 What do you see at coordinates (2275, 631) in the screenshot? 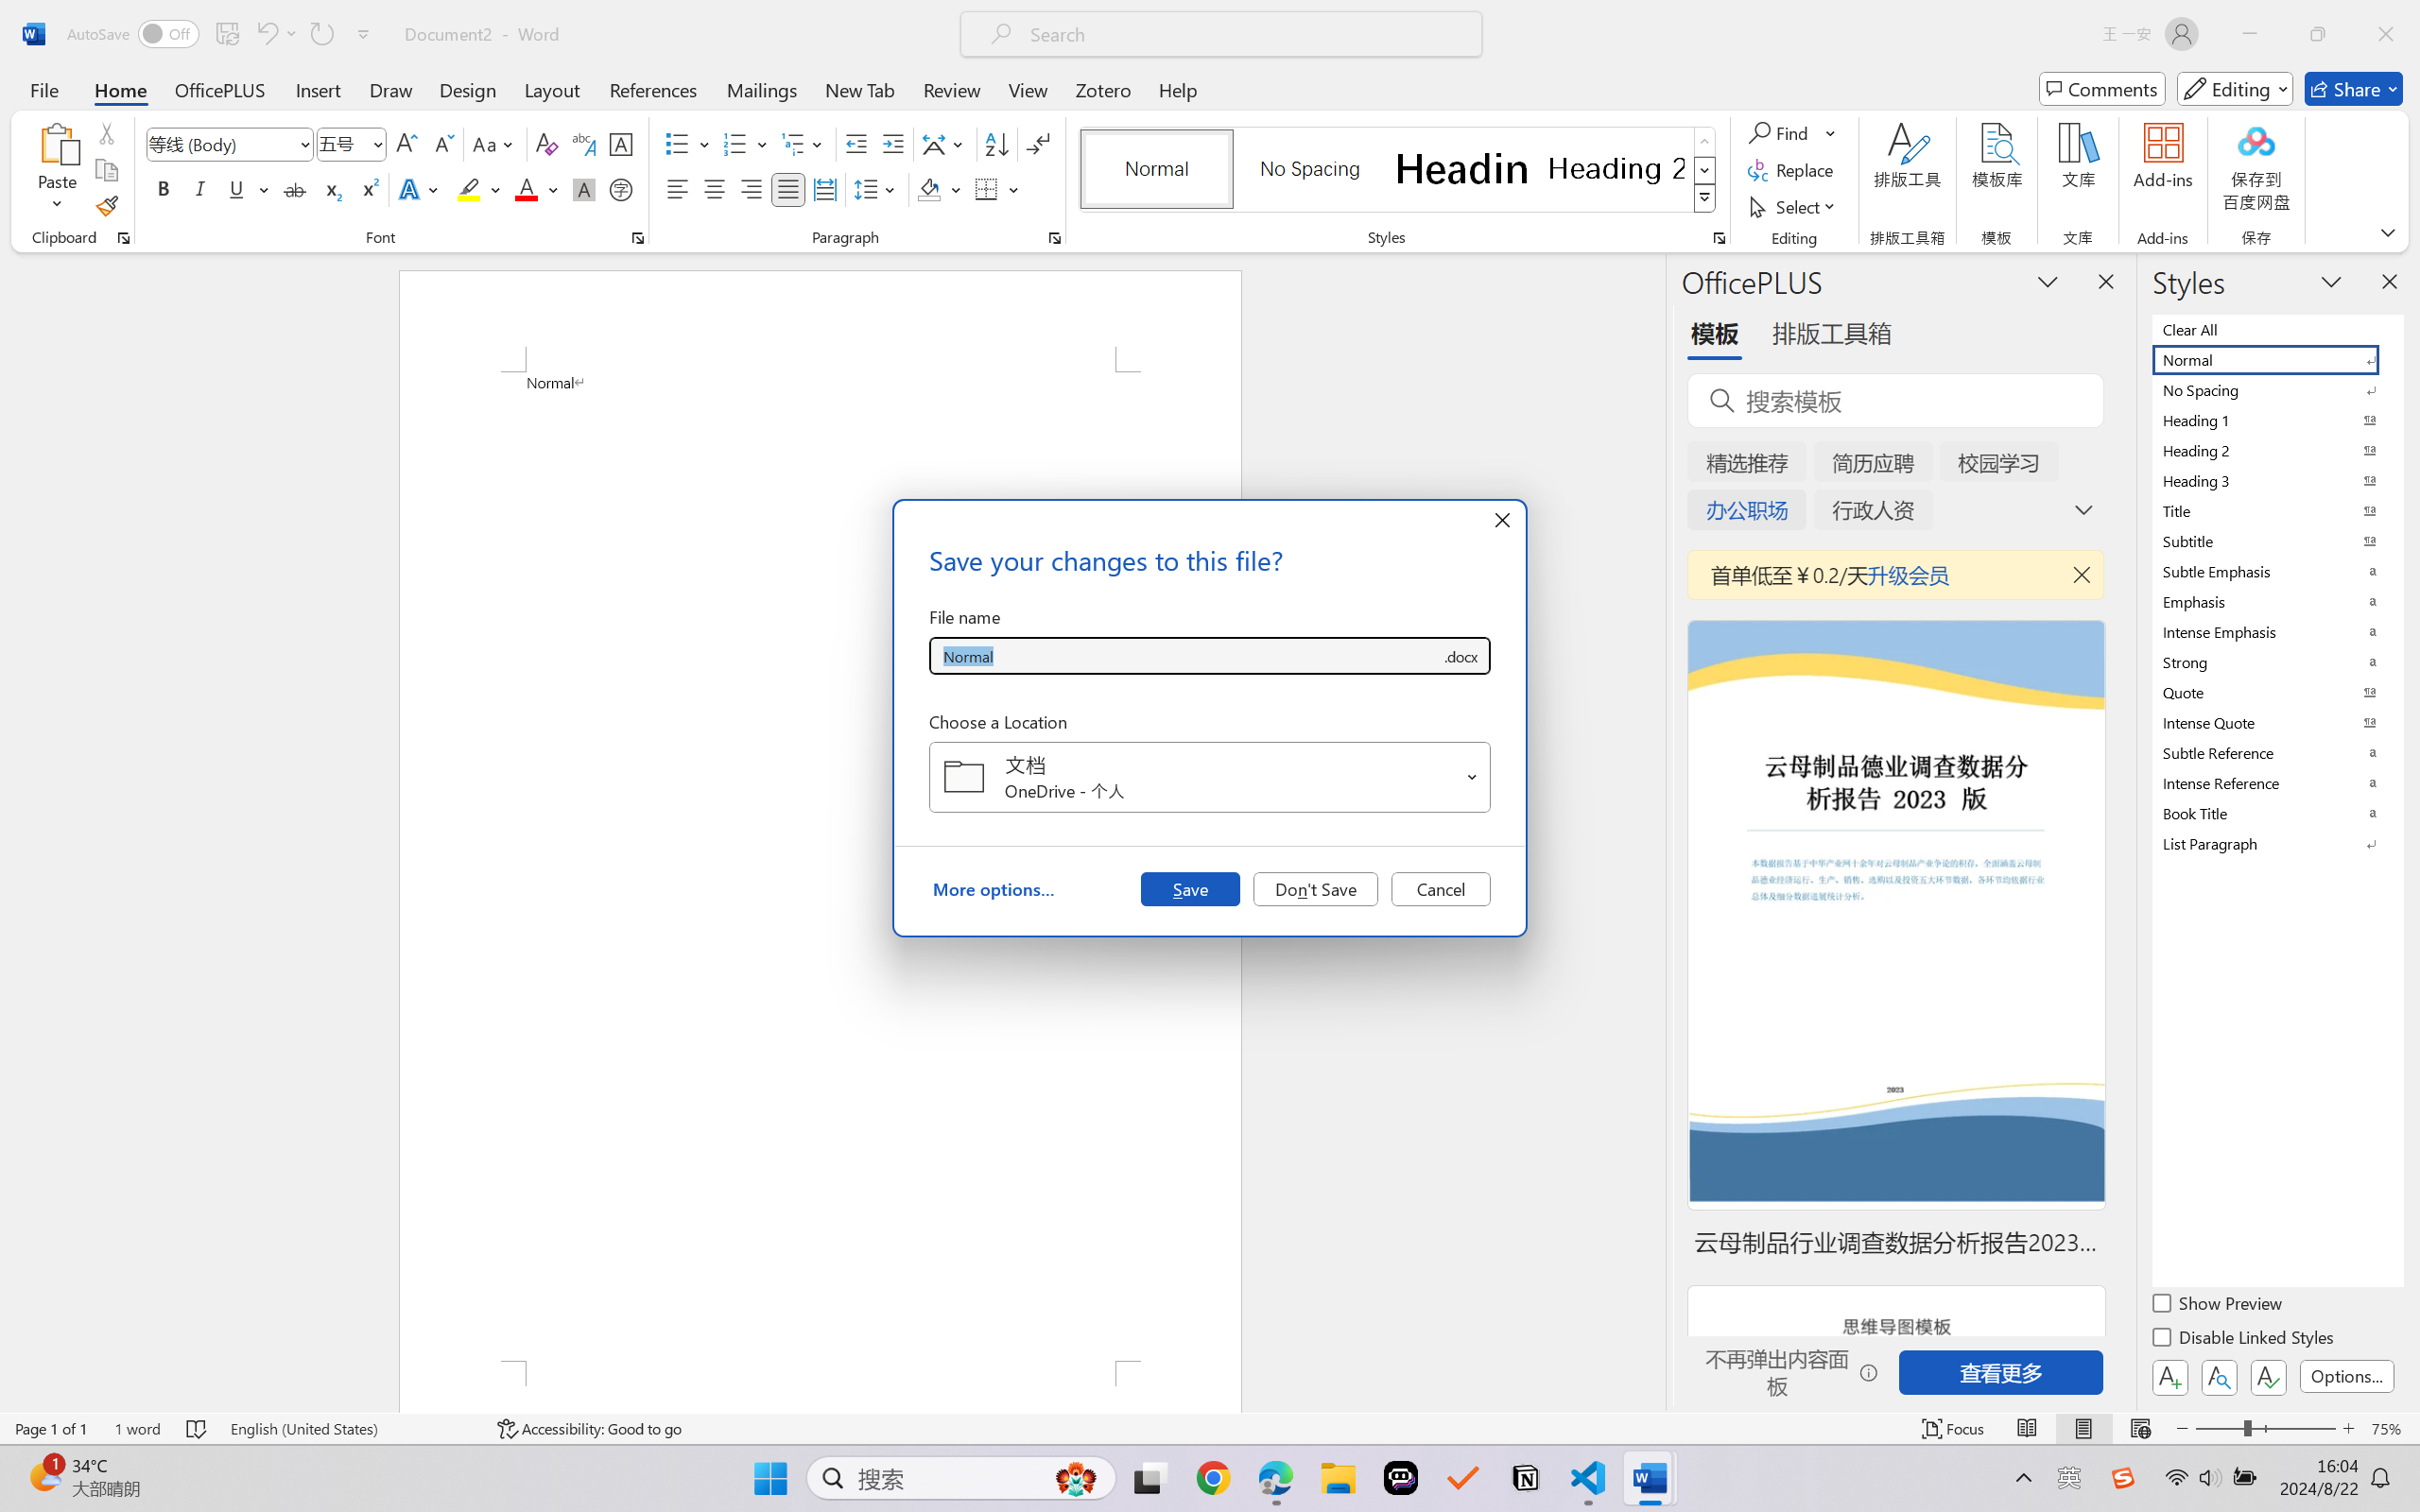
I see `'Intense Emphasis'` at bounding box center [2275, 631].